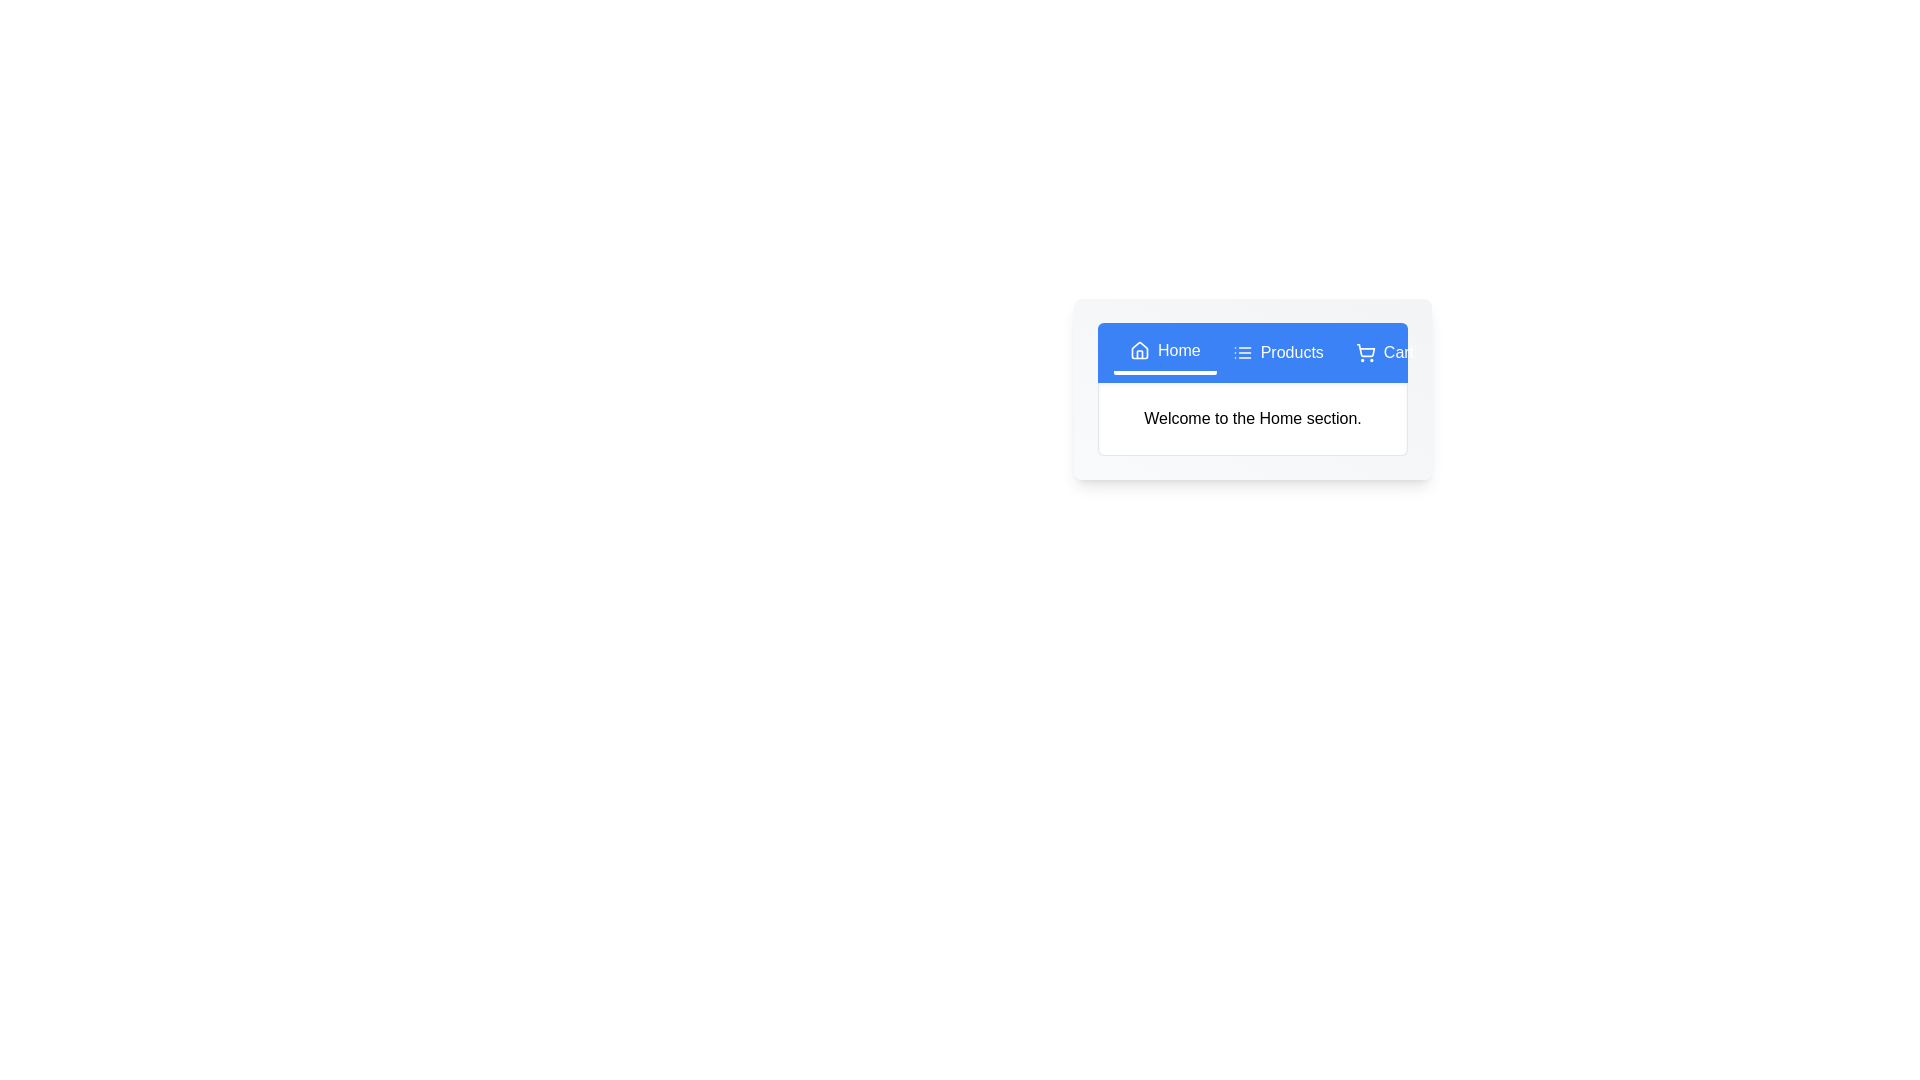 This screenshot has height=1080, width=1920. What do you see at coordinates (1383, 352) in the screenshot?
I see `the 'Cart' tab to view its content` at bounding box center [1383, 352].